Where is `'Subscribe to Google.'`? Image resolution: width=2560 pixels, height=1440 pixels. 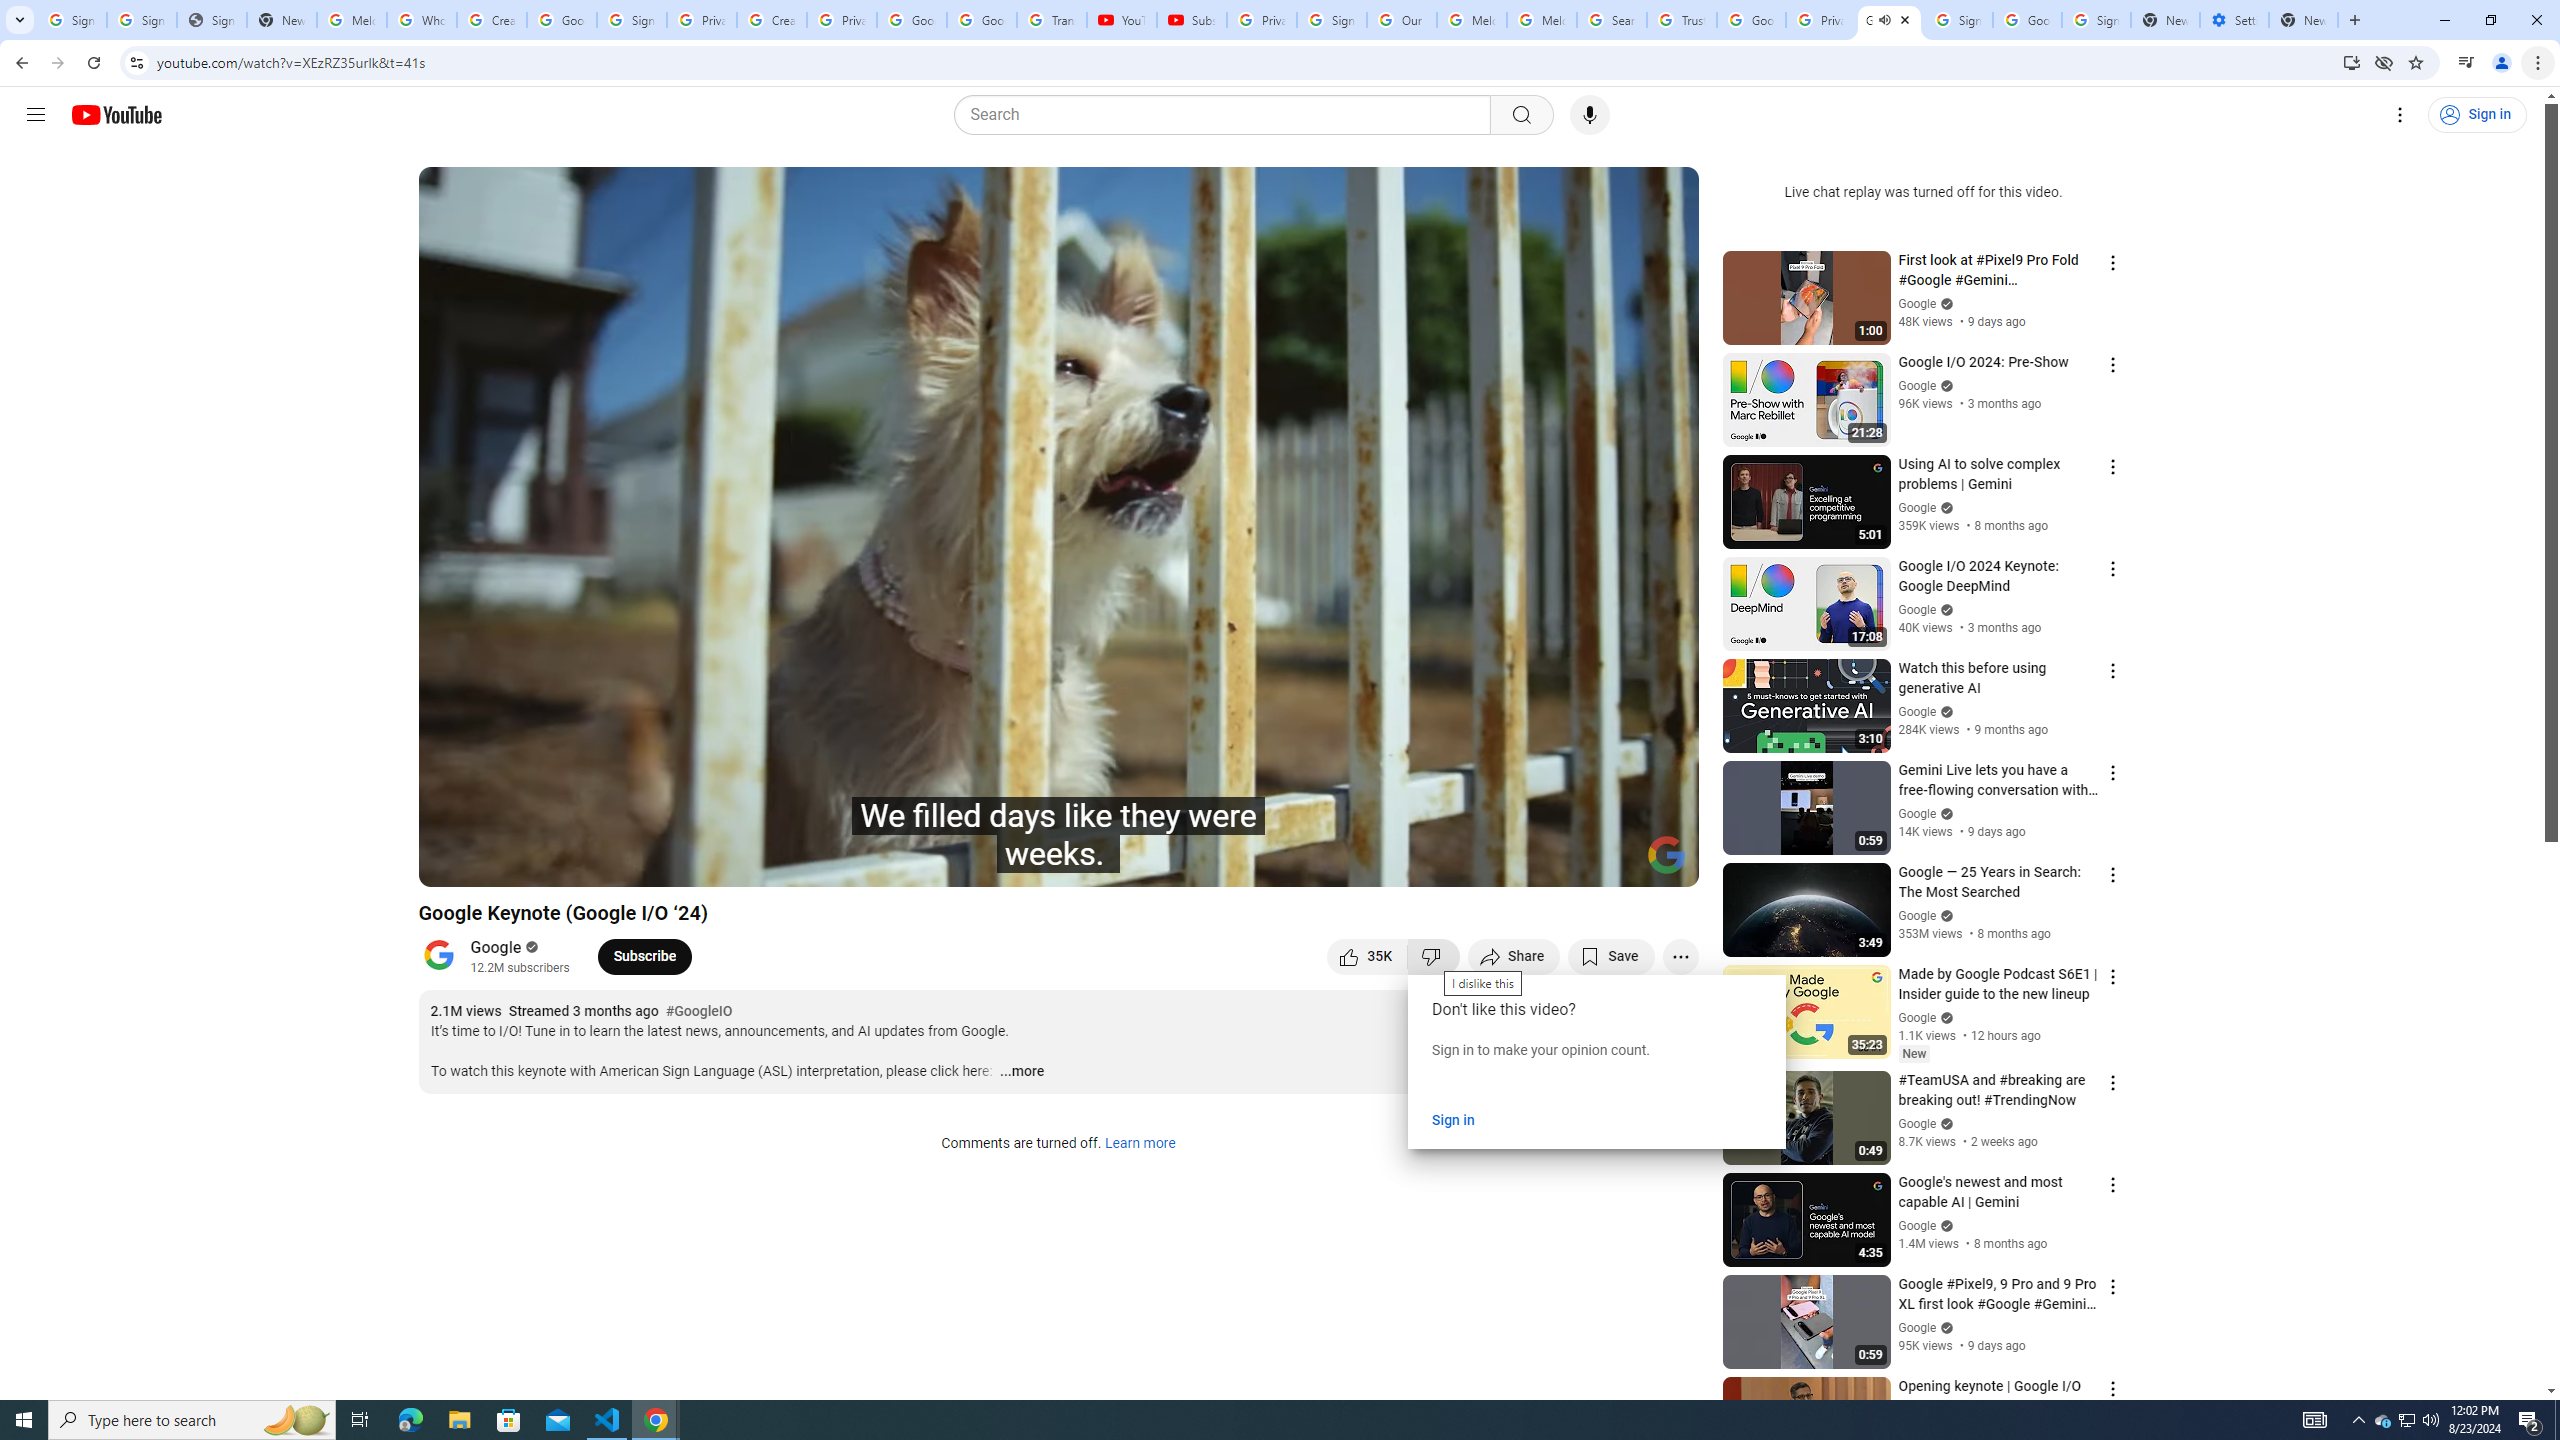
'Subscribe to Google.' is located at coordinates (644, 955).